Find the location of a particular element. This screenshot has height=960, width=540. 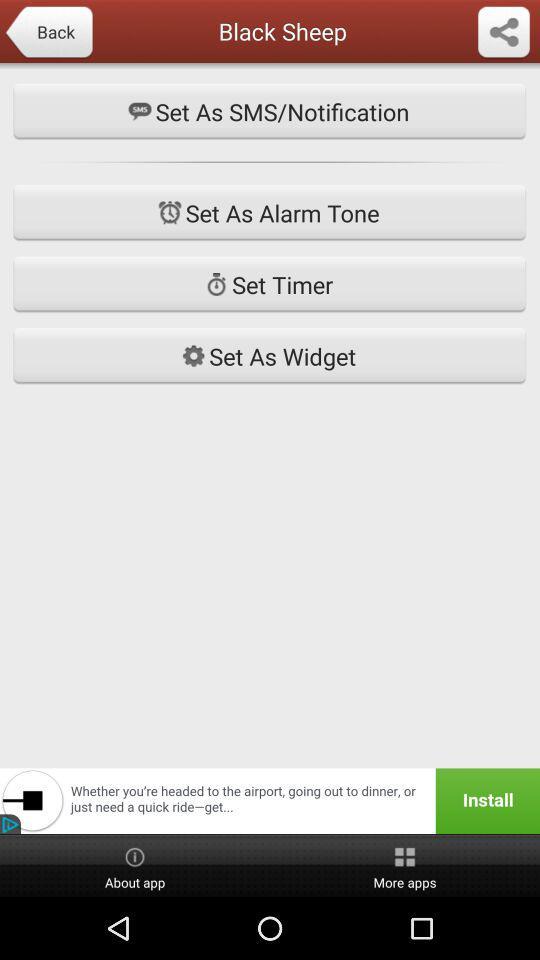

button above the about app item is located at coordinates (270, 801).